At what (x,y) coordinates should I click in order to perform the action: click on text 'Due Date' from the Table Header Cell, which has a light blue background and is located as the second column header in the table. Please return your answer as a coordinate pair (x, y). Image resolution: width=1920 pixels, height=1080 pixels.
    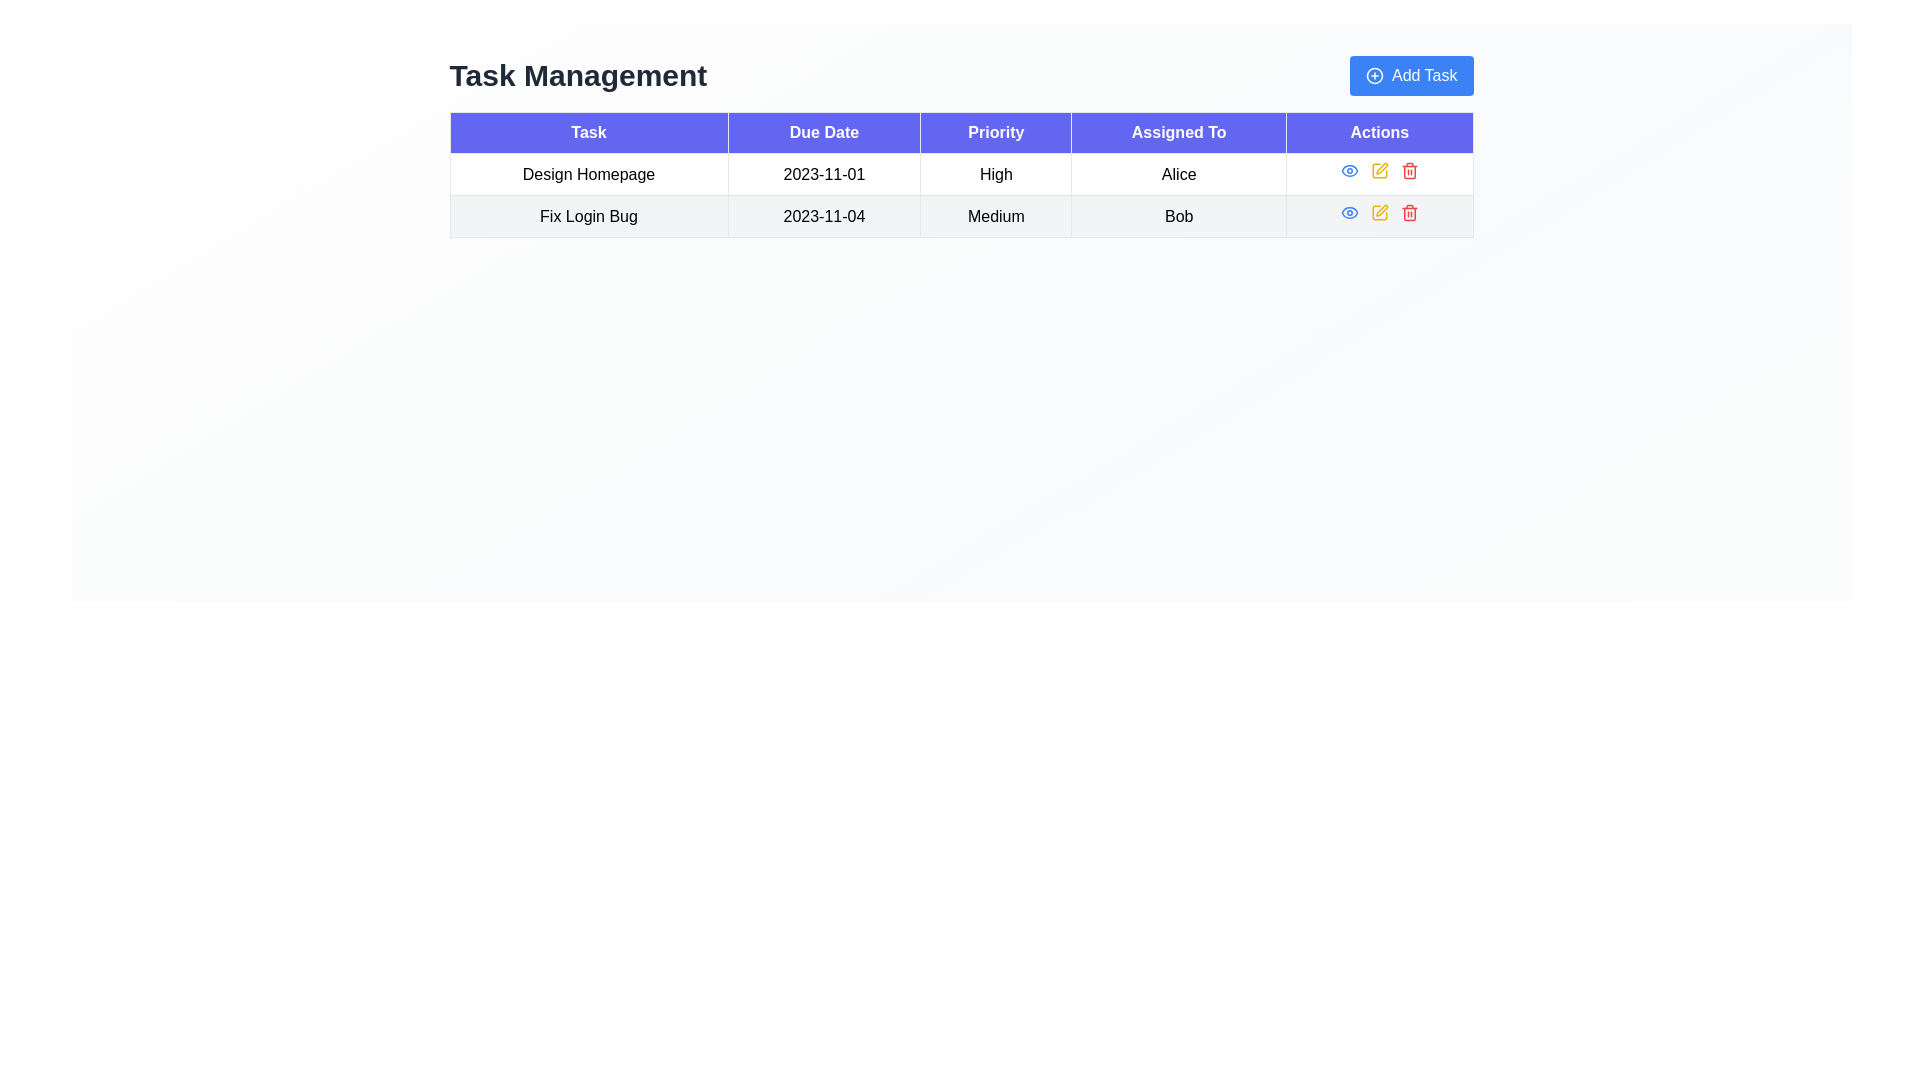
    Looking at the image, I should click on (824, 132).